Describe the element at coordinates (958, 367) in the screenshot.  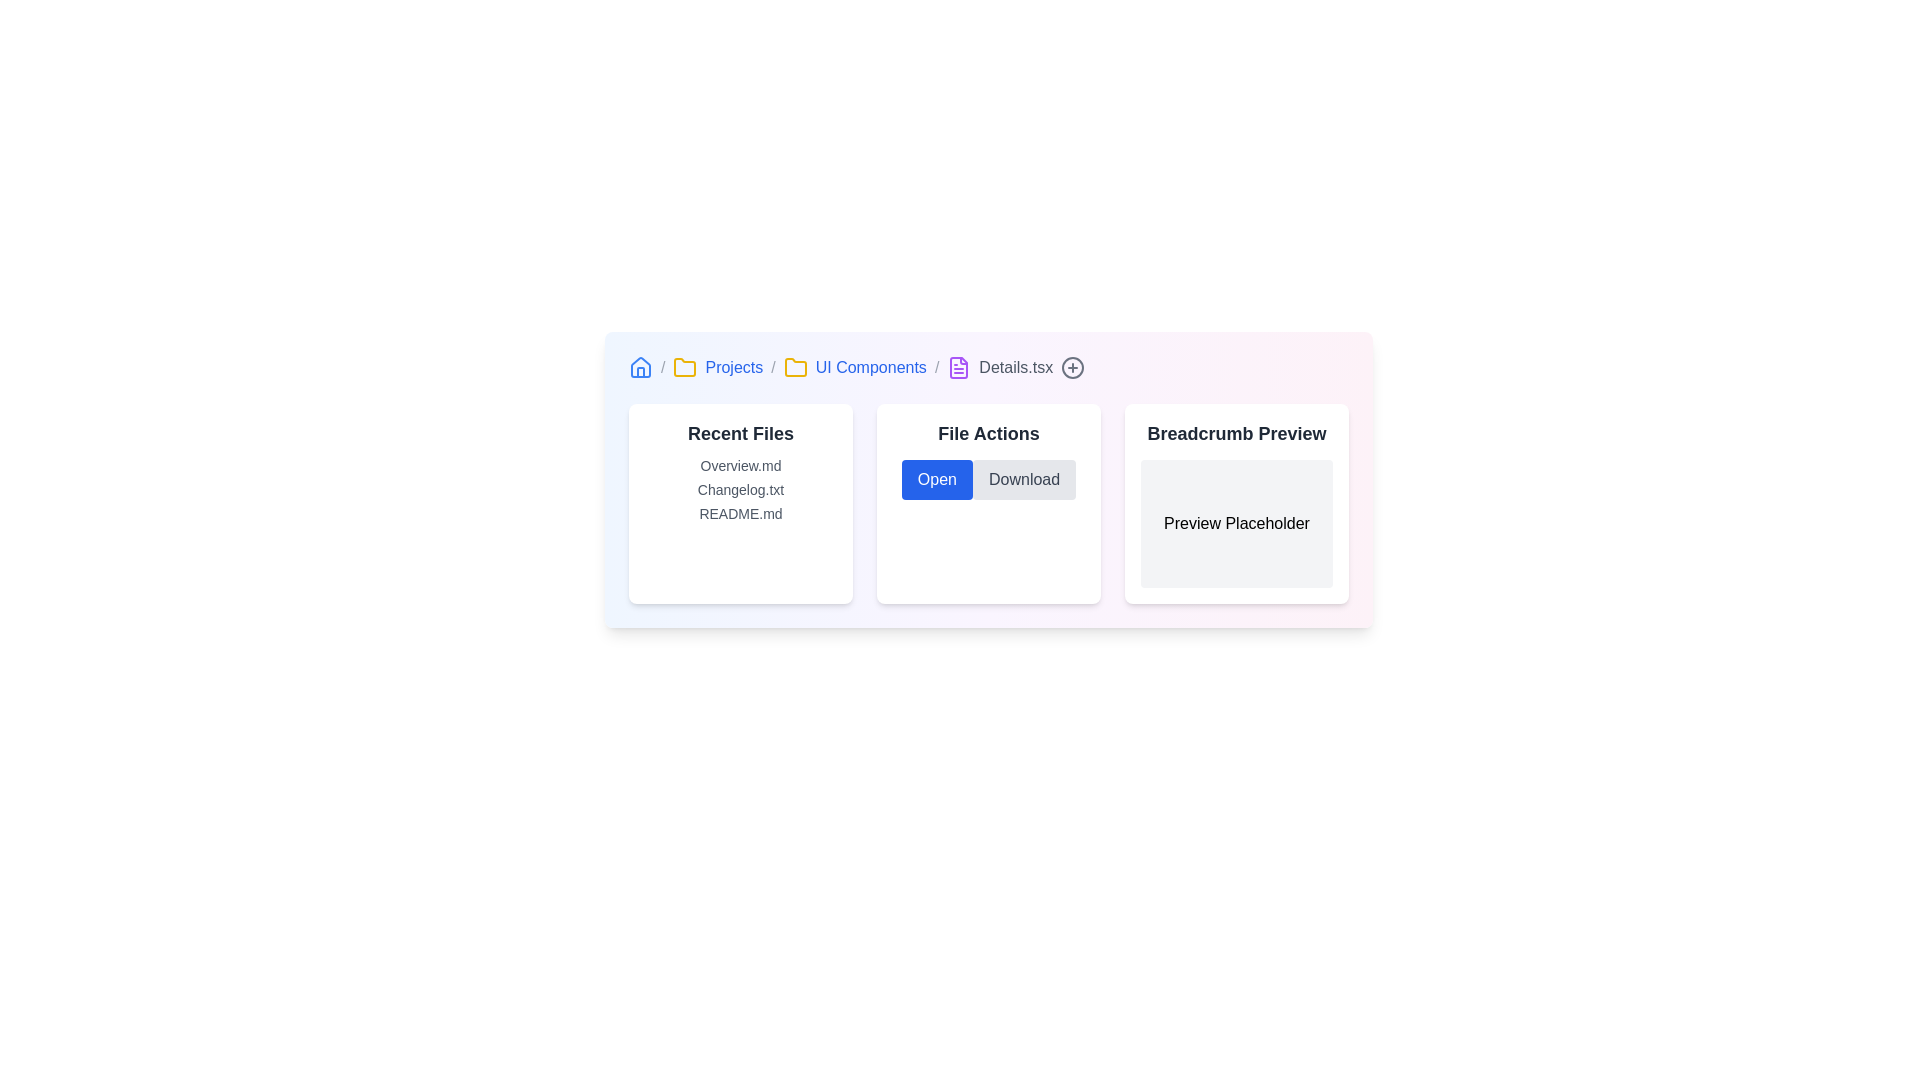
I see `the icon representing the 'Details.tsx' file in the breadcrumb navigation bar, which is located directly to the left of the text 'Details.tsx'` at that location.